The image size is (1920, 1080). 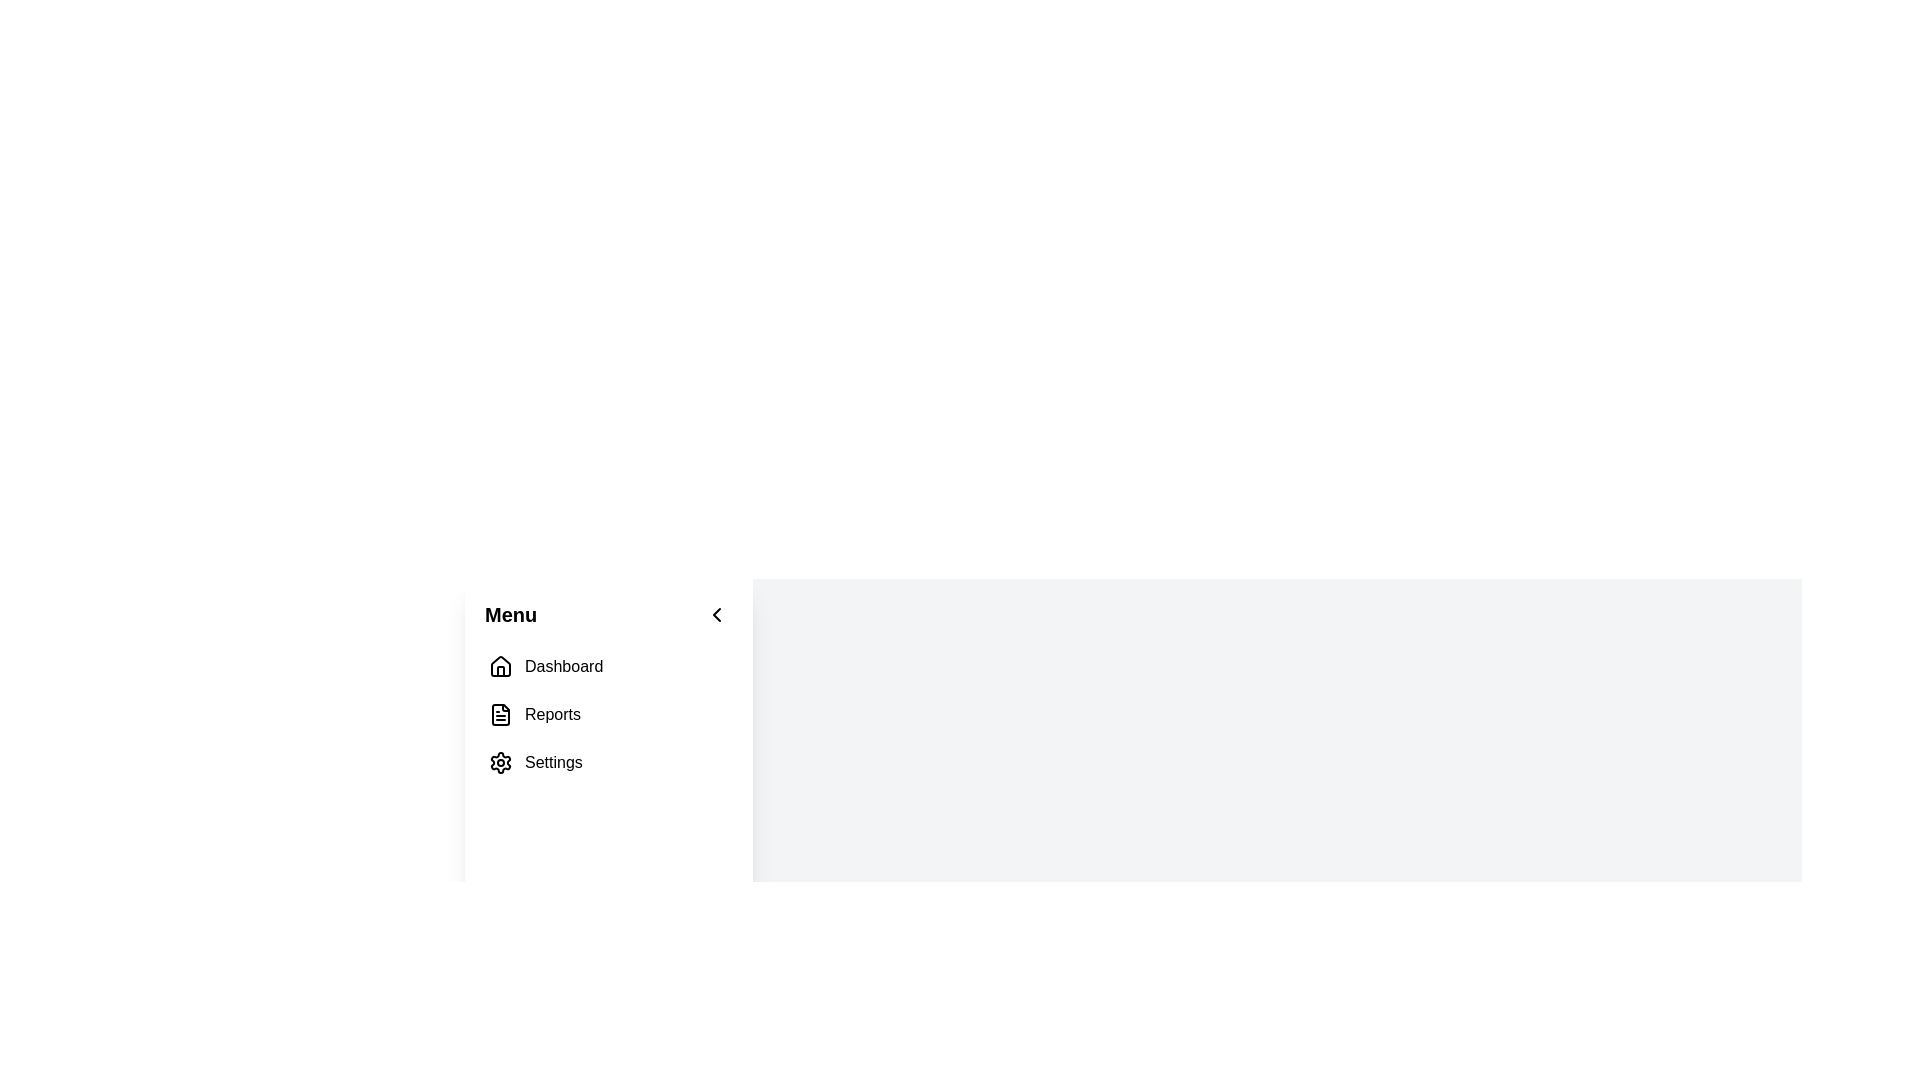 What do you see at coordinates (553, 763) in the screenshot?
I see `the Text Label that indicates the settings section in the lower part of the vertical menu on the left side of the interface, positioned below 'Reports'` at bounding box center [553, 763].